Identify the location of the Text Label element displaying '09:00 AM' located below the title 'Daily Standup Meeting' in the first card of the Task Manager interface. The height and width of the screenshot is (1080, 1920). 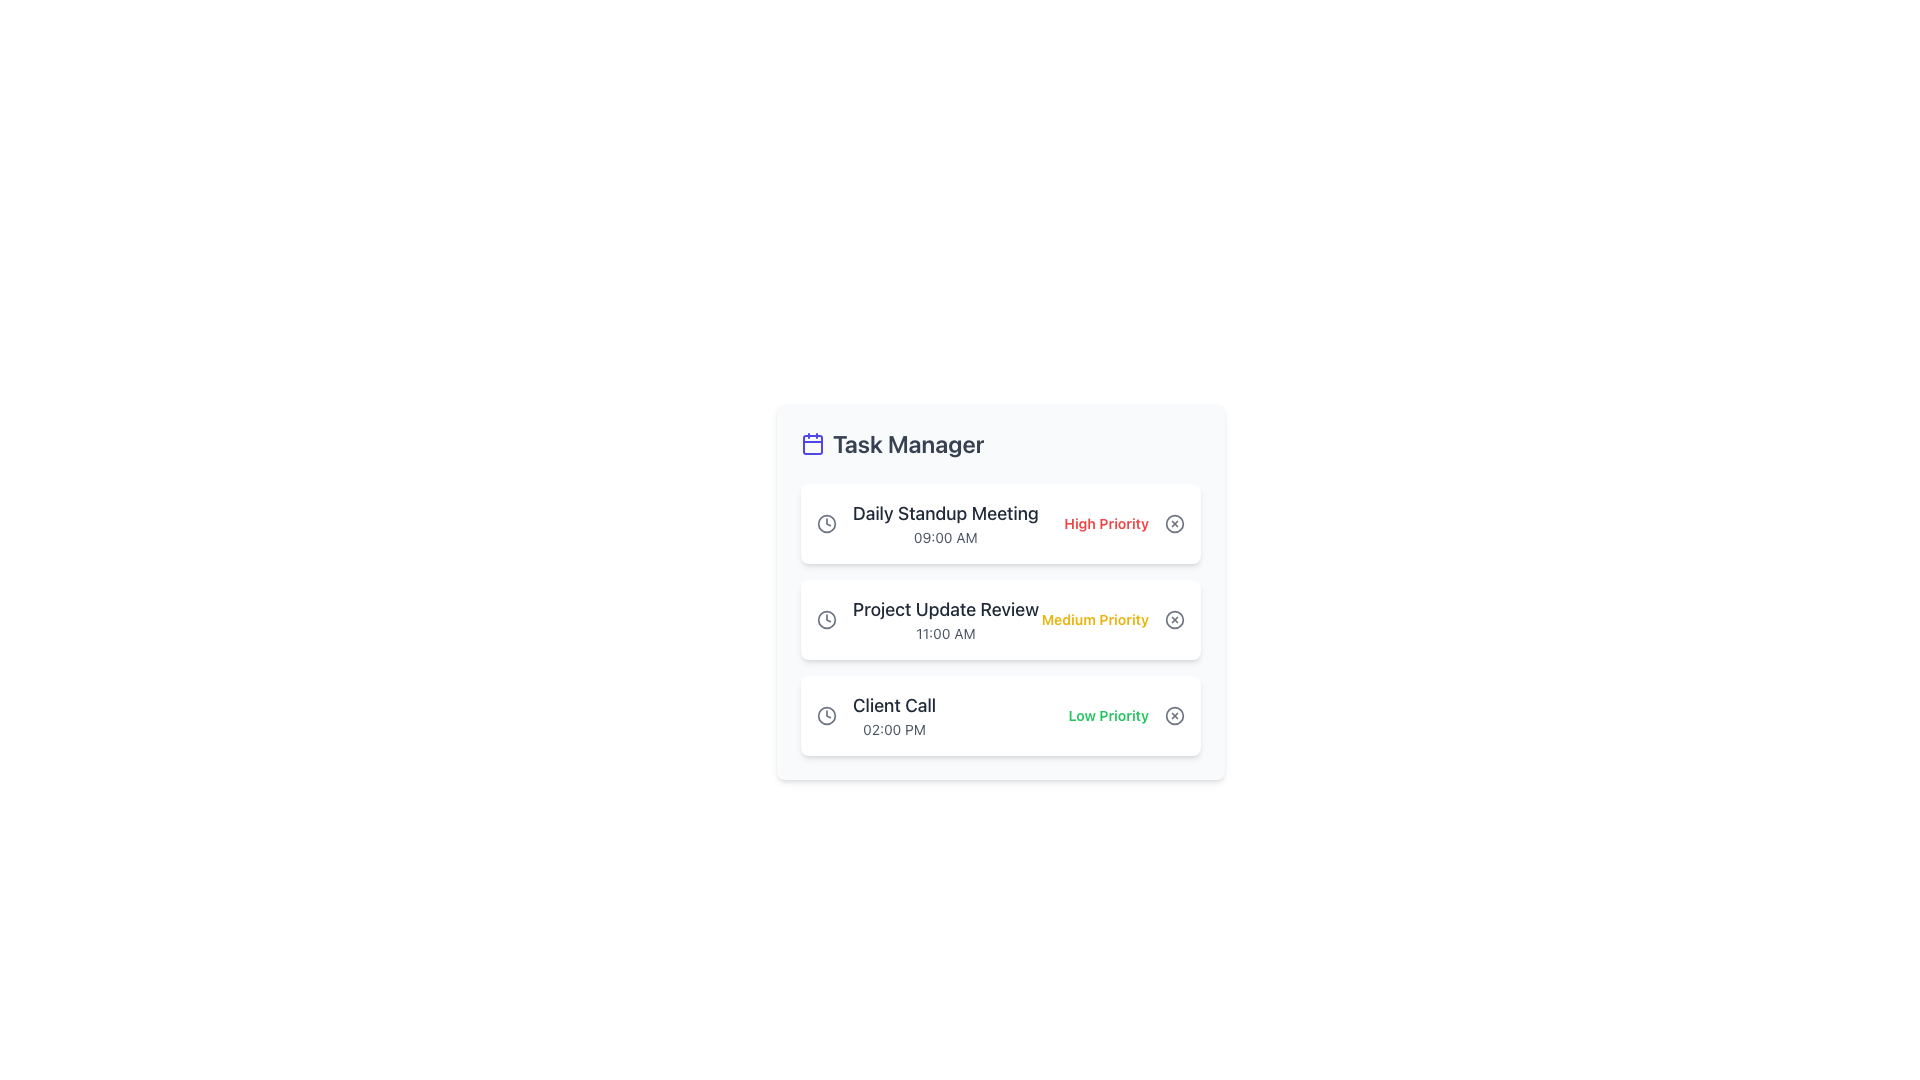
(944, 536).